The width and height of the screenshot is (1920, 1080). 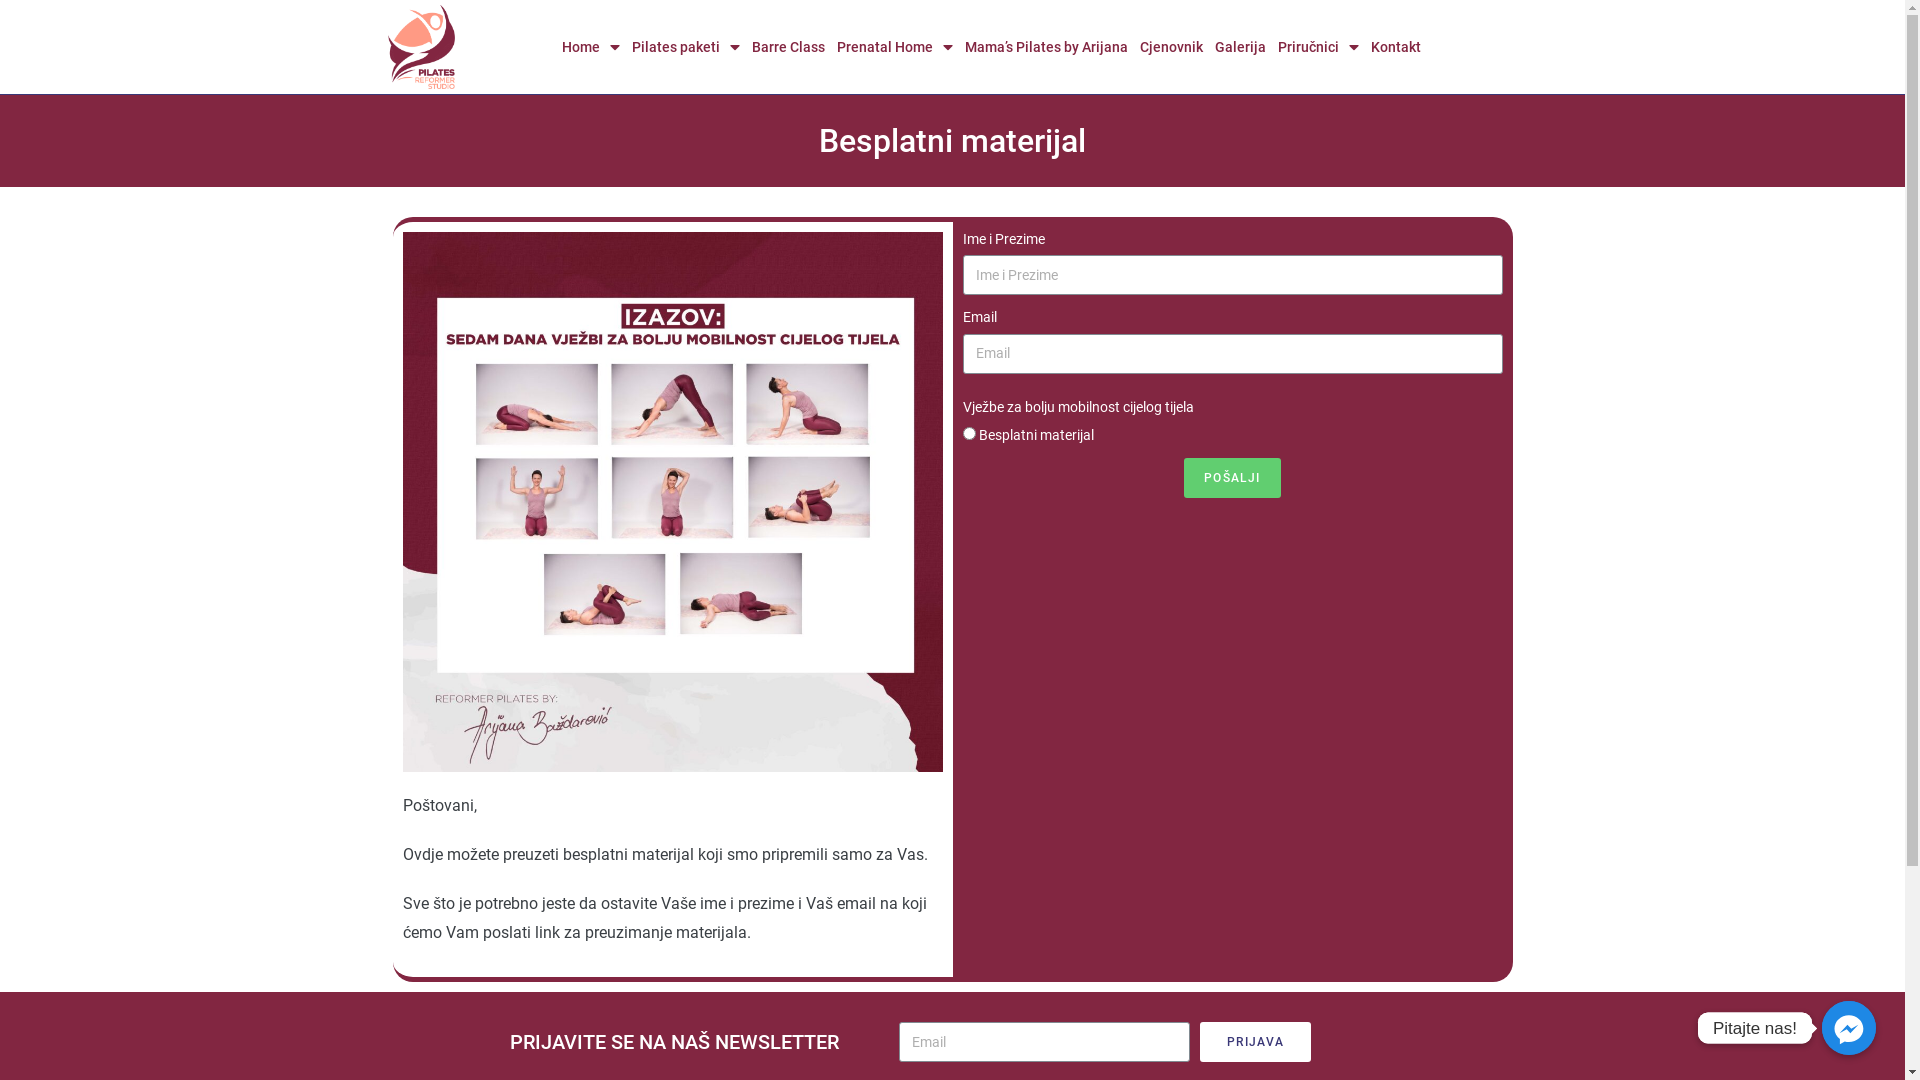 I want to click on 'Barre Class', so click(x=787, y=45).